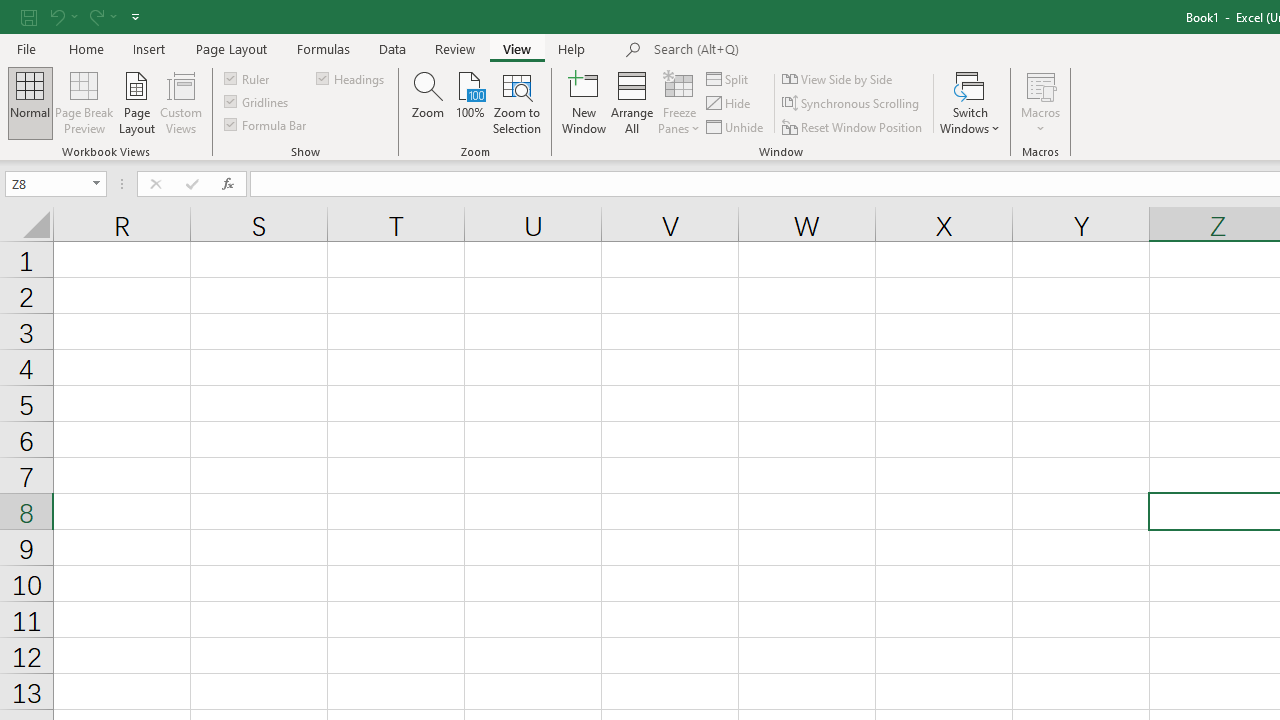 The image size is (1280, 720). I want to click on 'Freeze Panes', so click(679, 103).